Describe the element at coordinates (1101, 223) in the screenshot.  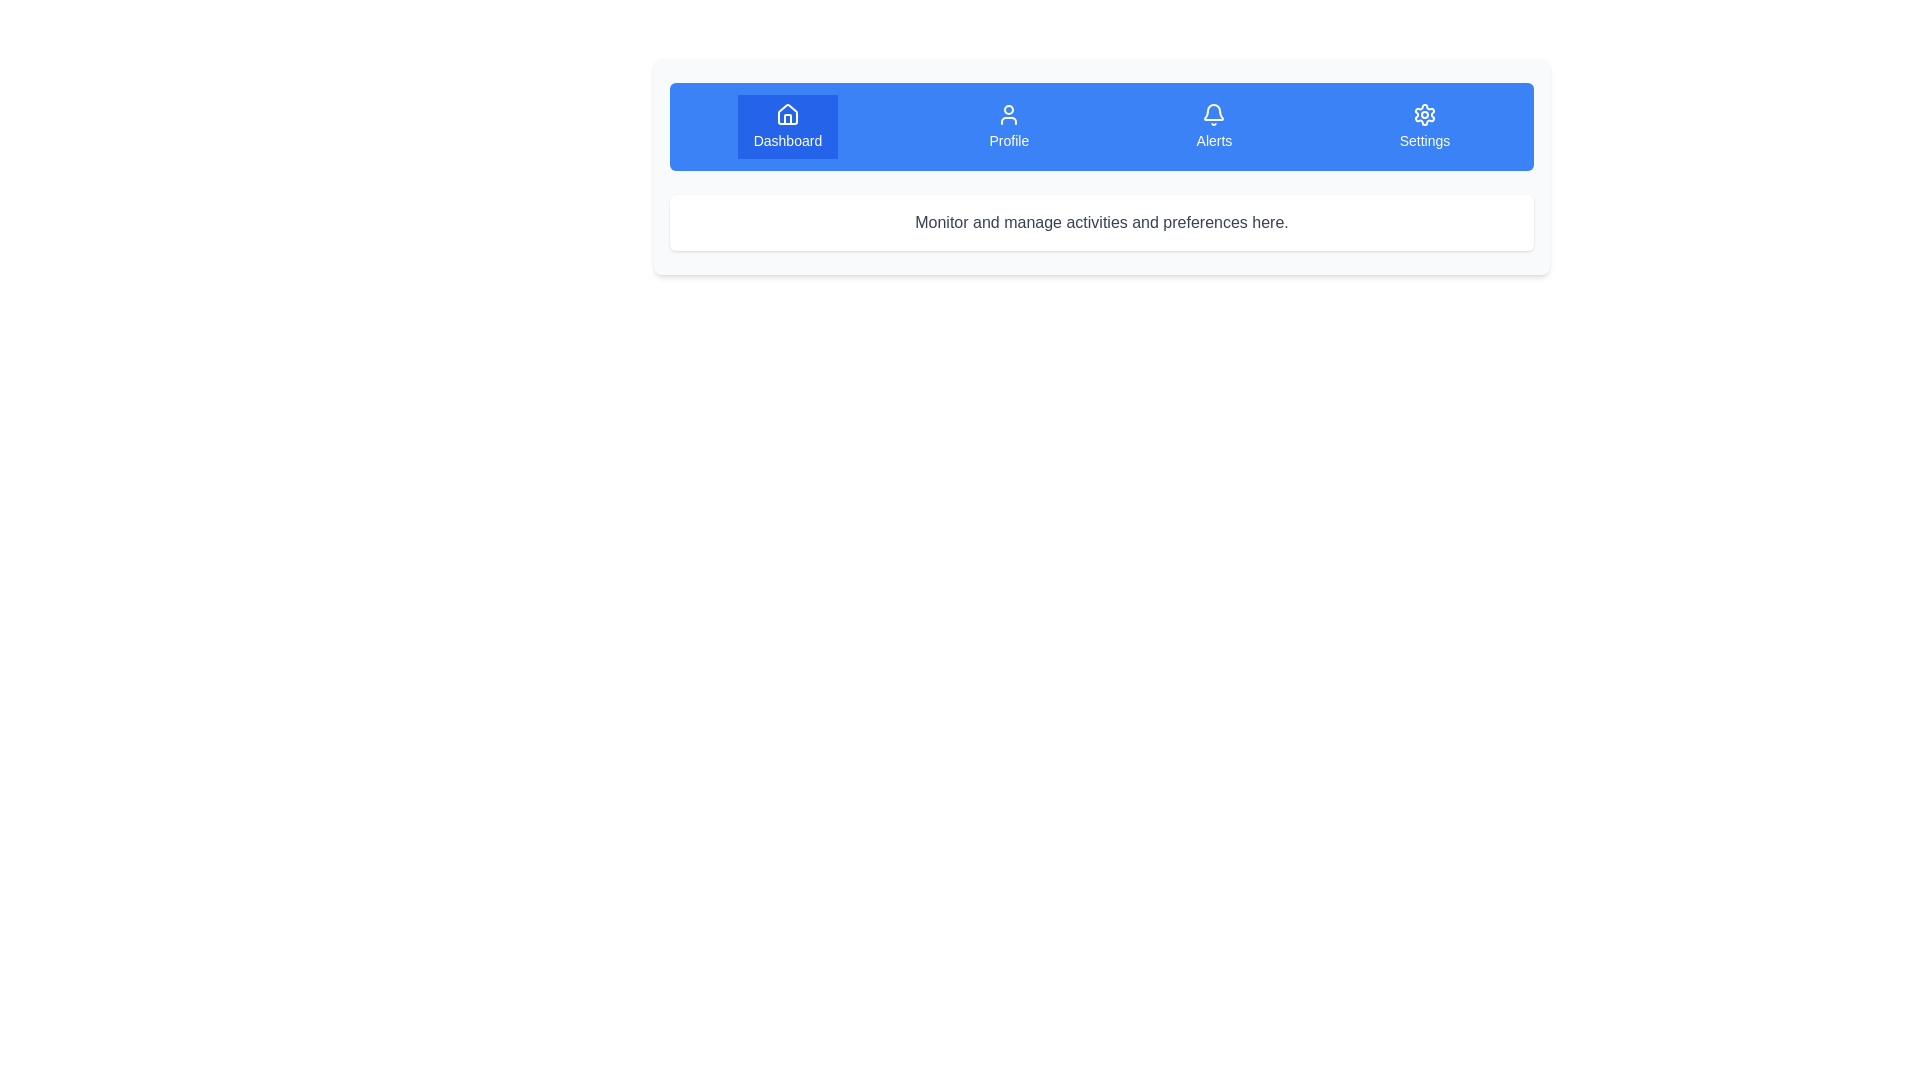
I see `the Informational Text Block that provides users with instructions about the section below the navigation bar` at that location.